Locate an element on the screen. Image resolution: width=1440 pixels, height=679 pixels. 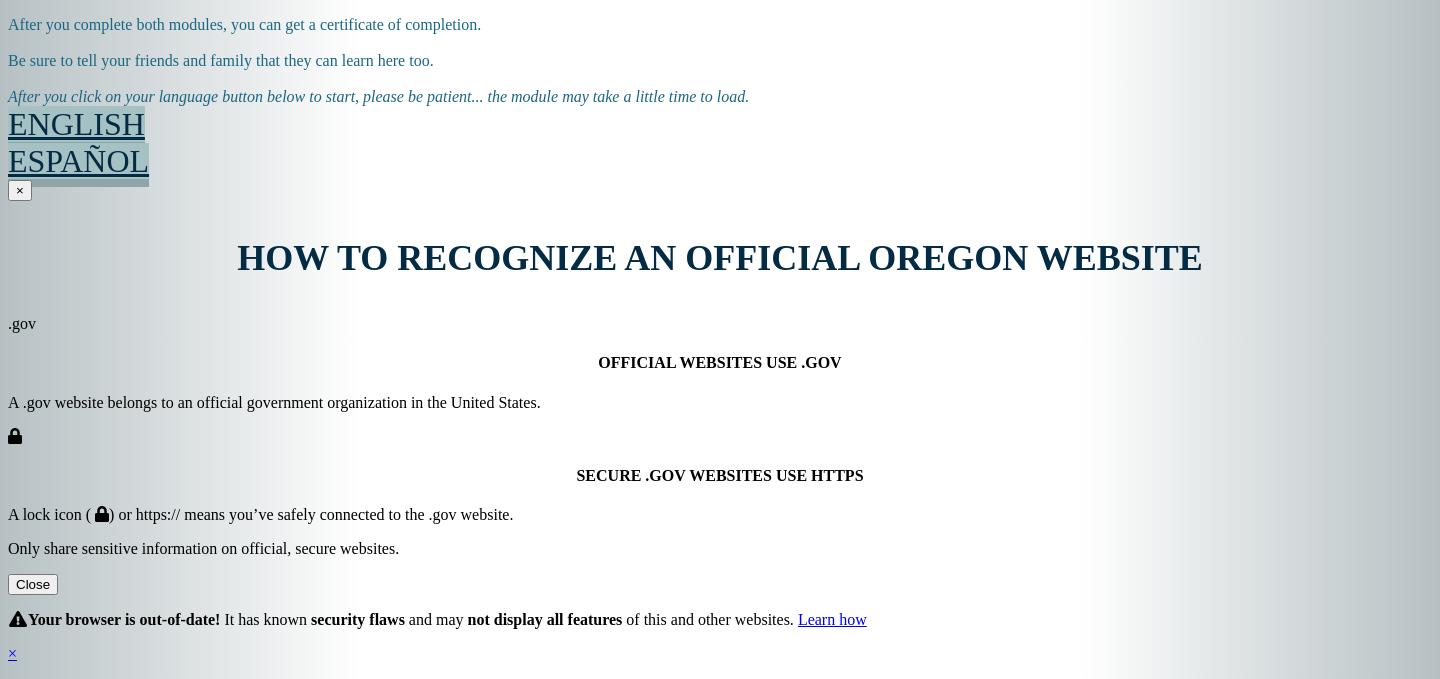
'security flaws' is located at coordinates (357, 618).